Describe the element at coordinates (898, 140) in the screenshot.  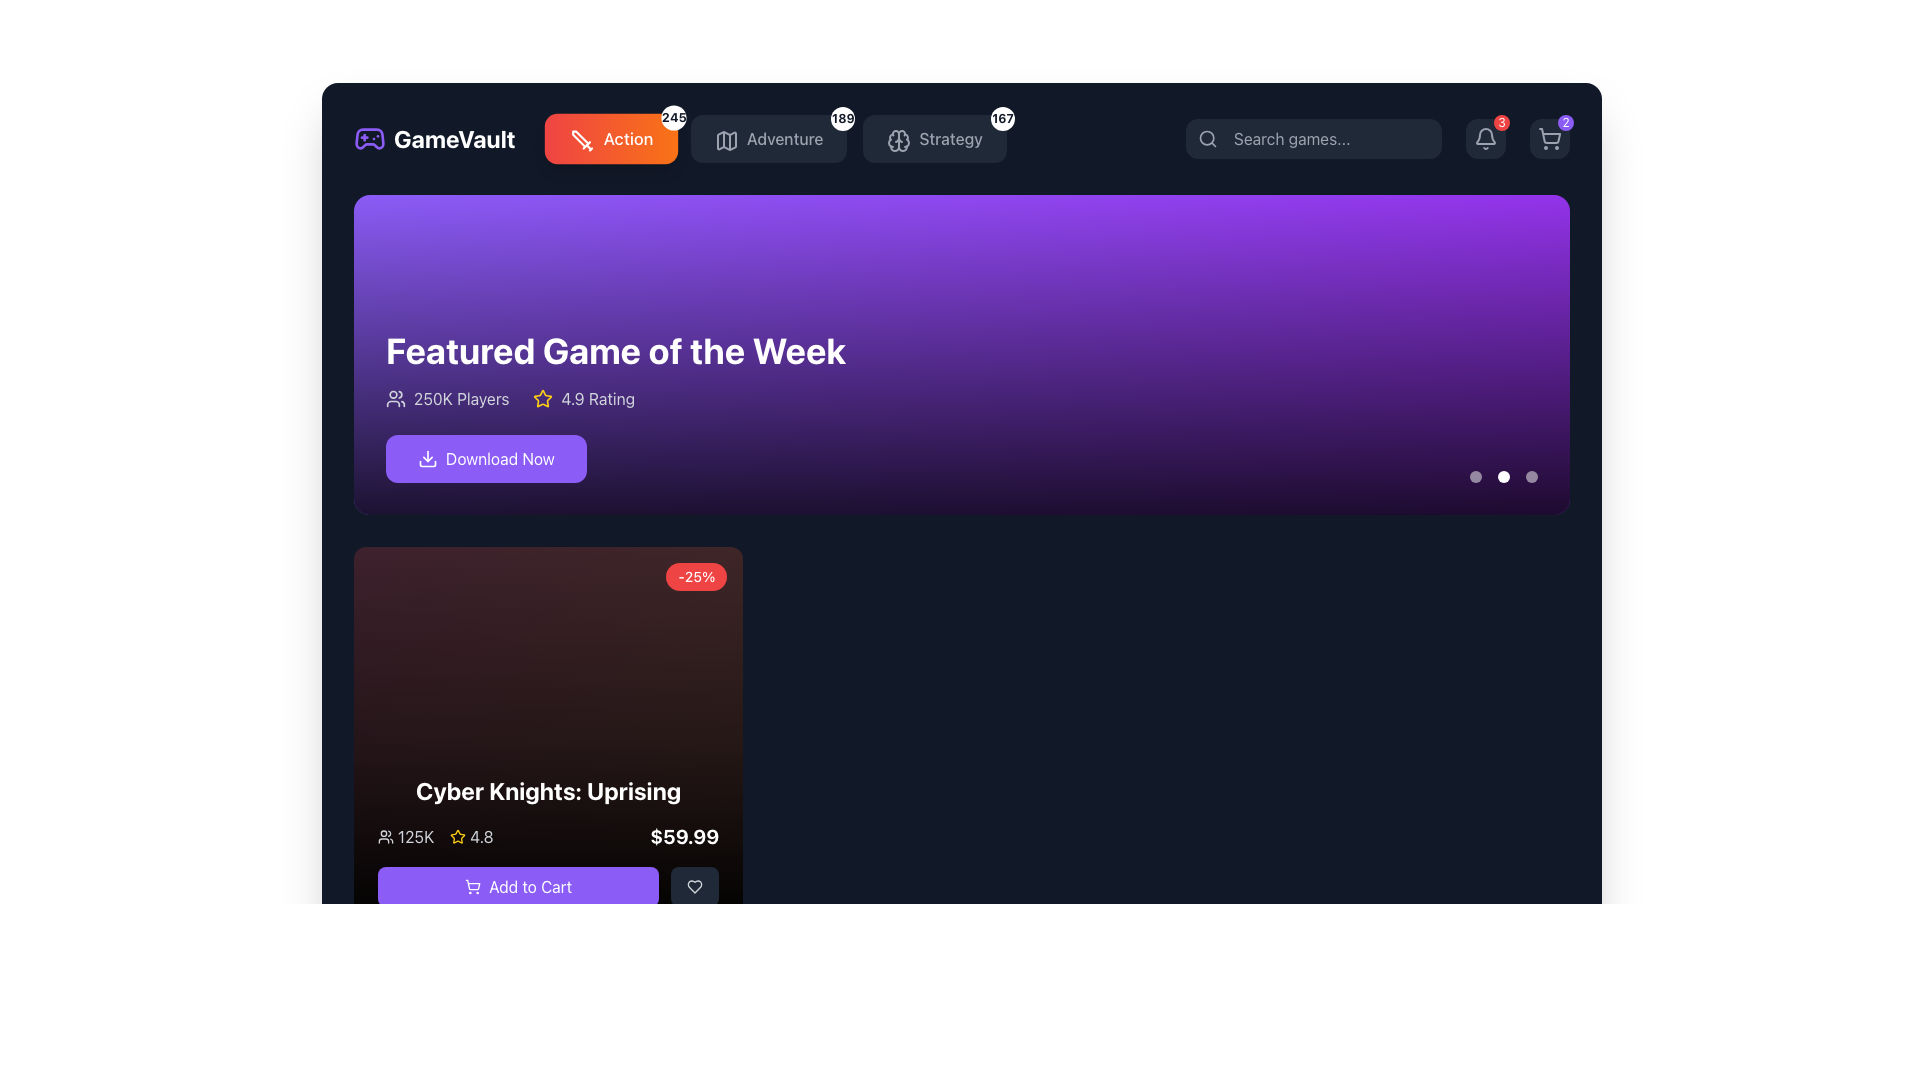
I see `the brain SVG icon located in the navigation bar` at that location.